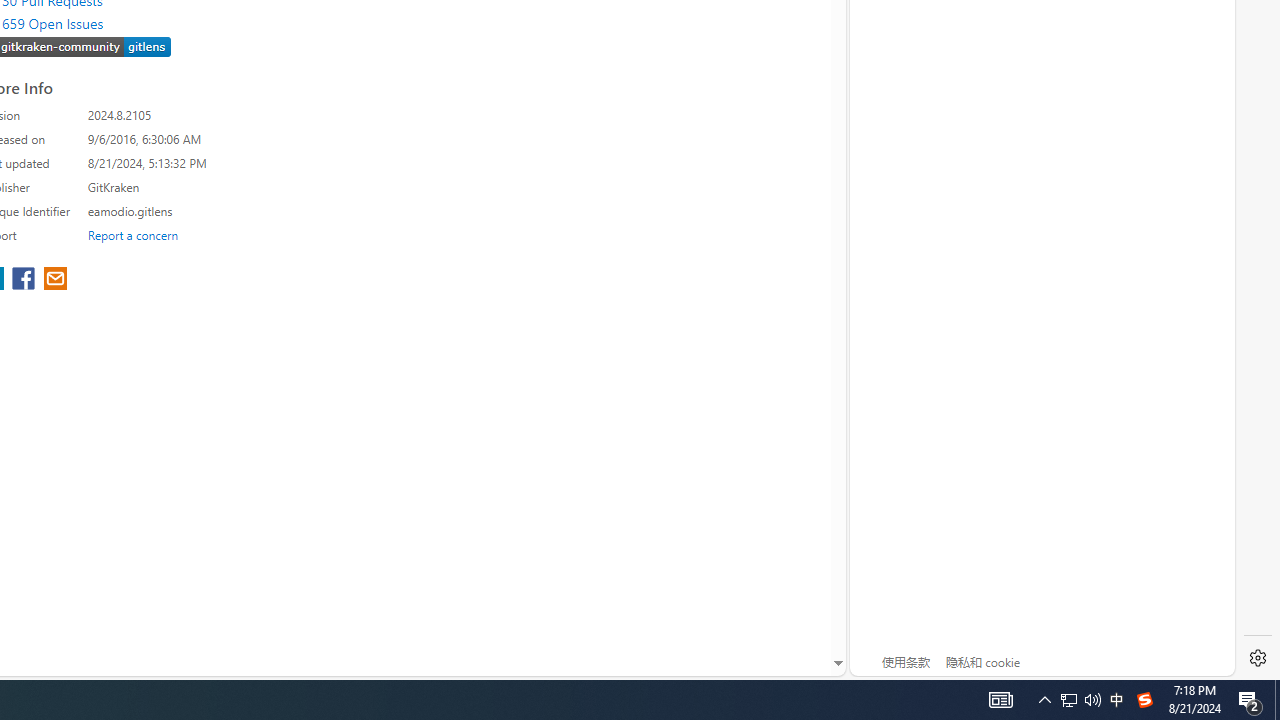 The height and width of the screenshot is (720, 1280). What do you see at coordinates (1068, 698) in the screenshot?
I see `'Notification Chevron'` at bounding box center [1068, 698].